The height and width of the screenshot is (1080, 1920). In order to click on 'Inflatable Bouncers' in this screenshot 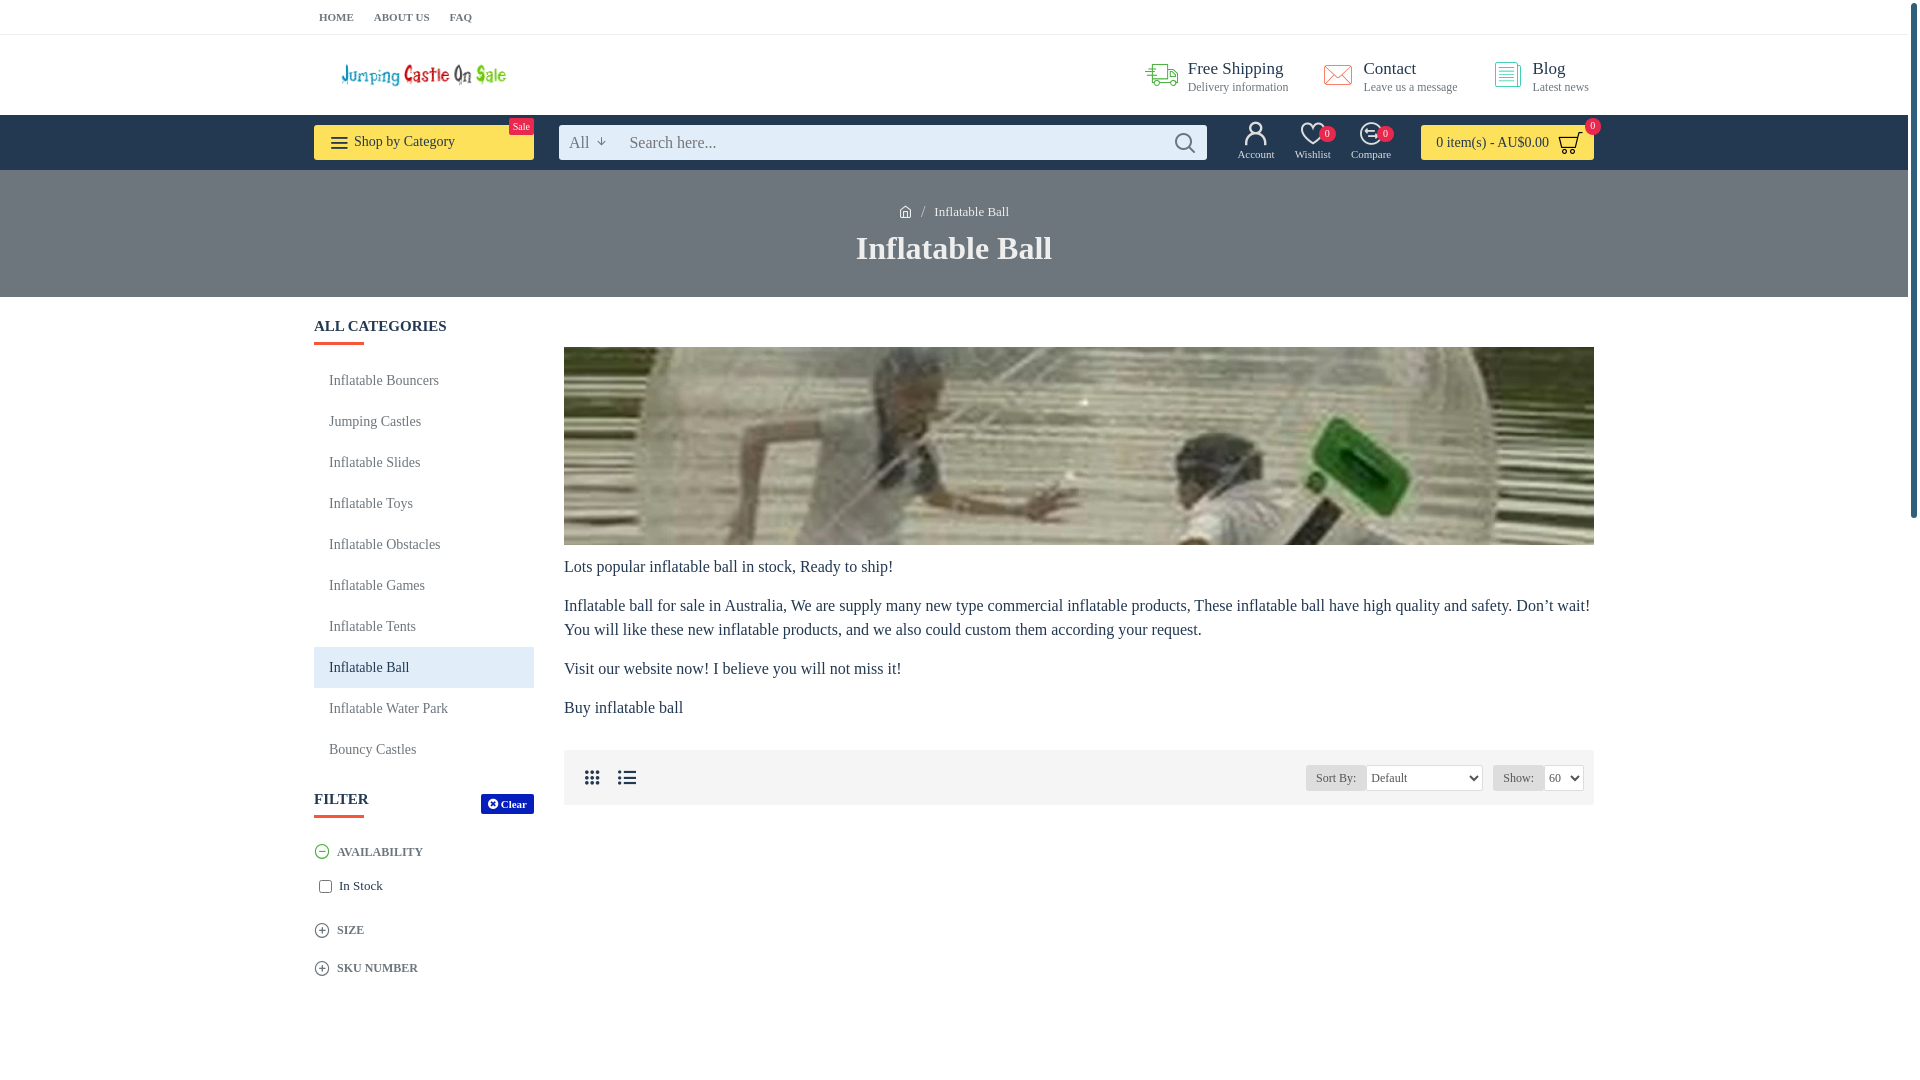, I will do `click(422, 380)`.